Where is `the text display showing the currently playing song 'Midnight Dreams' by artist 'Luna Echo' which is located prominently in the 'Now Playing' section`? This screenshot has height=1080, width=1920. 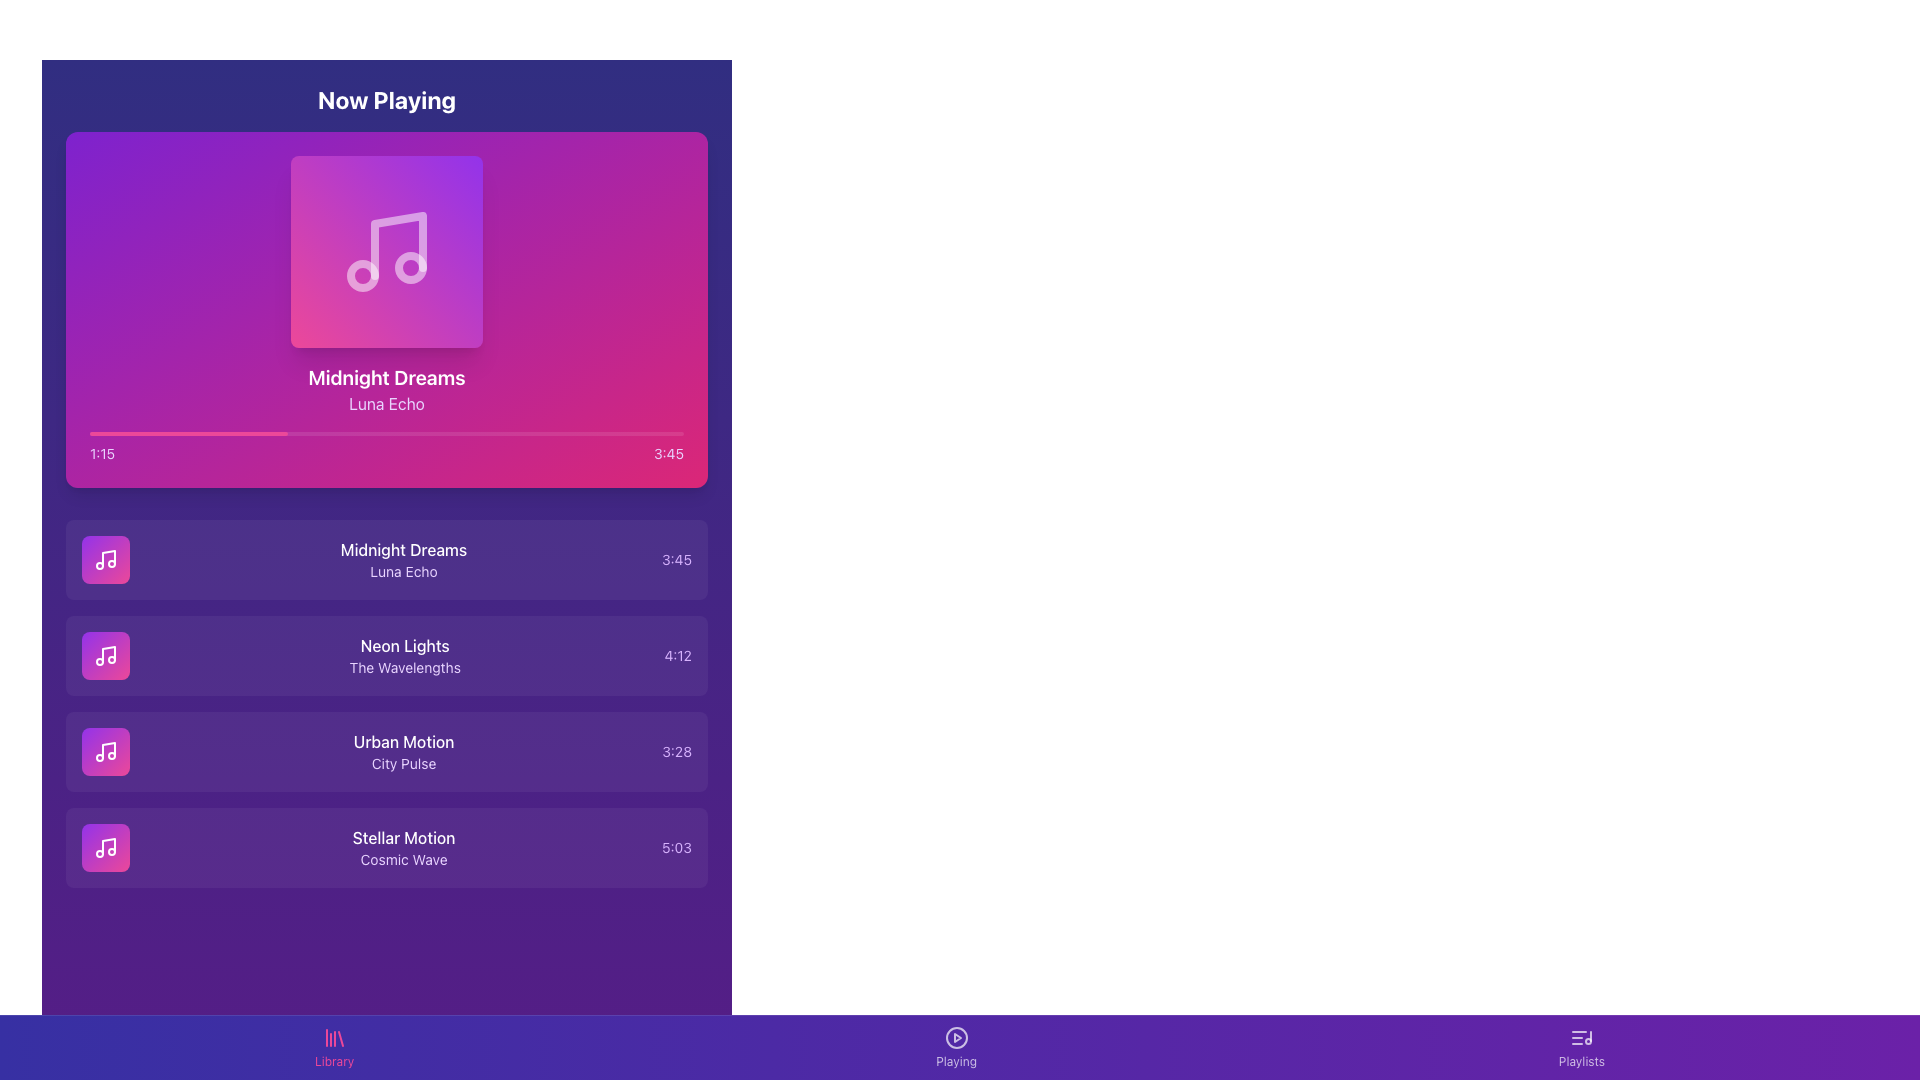 the text display showing the currently playing song 'Midnight Dreams' by artist 'Luna Echo' which is located prominently in the 'Now Playing' section is located at coordinates (387, 389).